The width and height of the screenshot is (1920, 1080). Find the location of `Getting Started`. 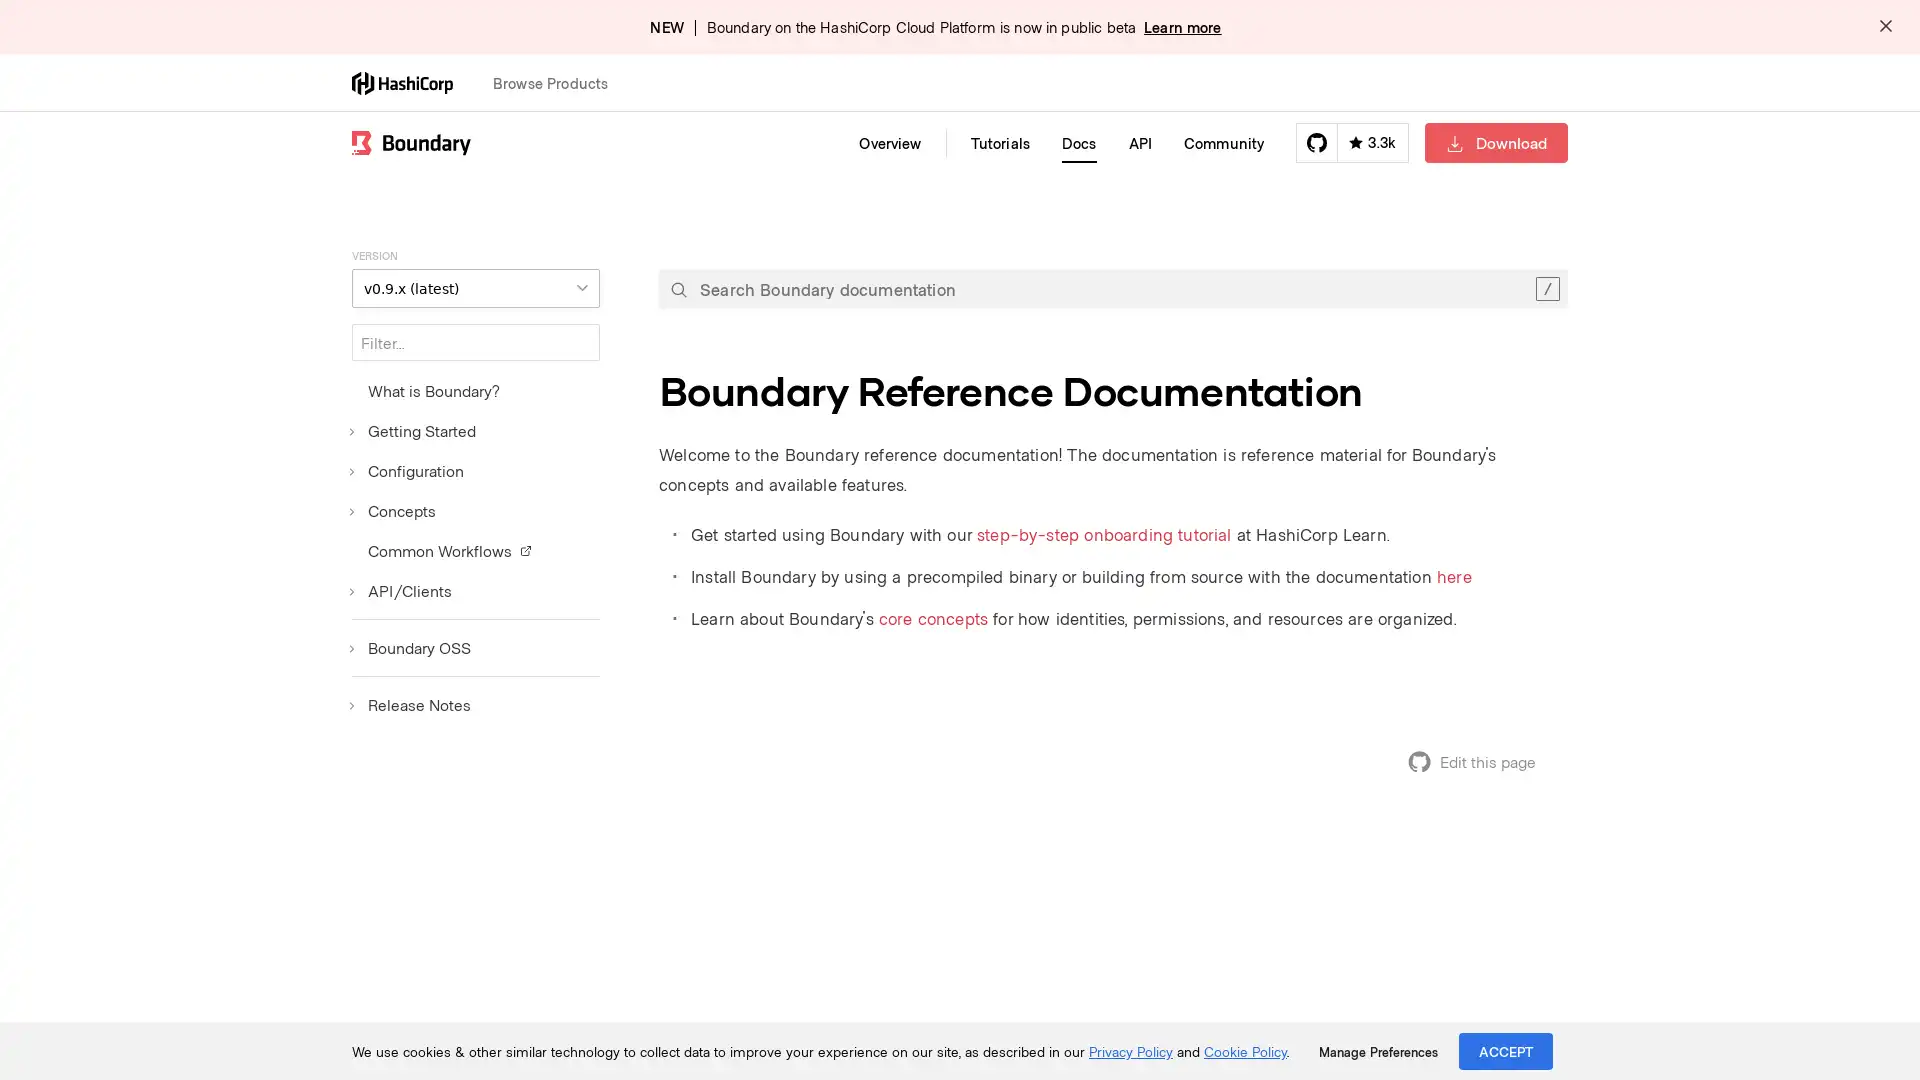

Getting Started is located at coordinates (412, 430).